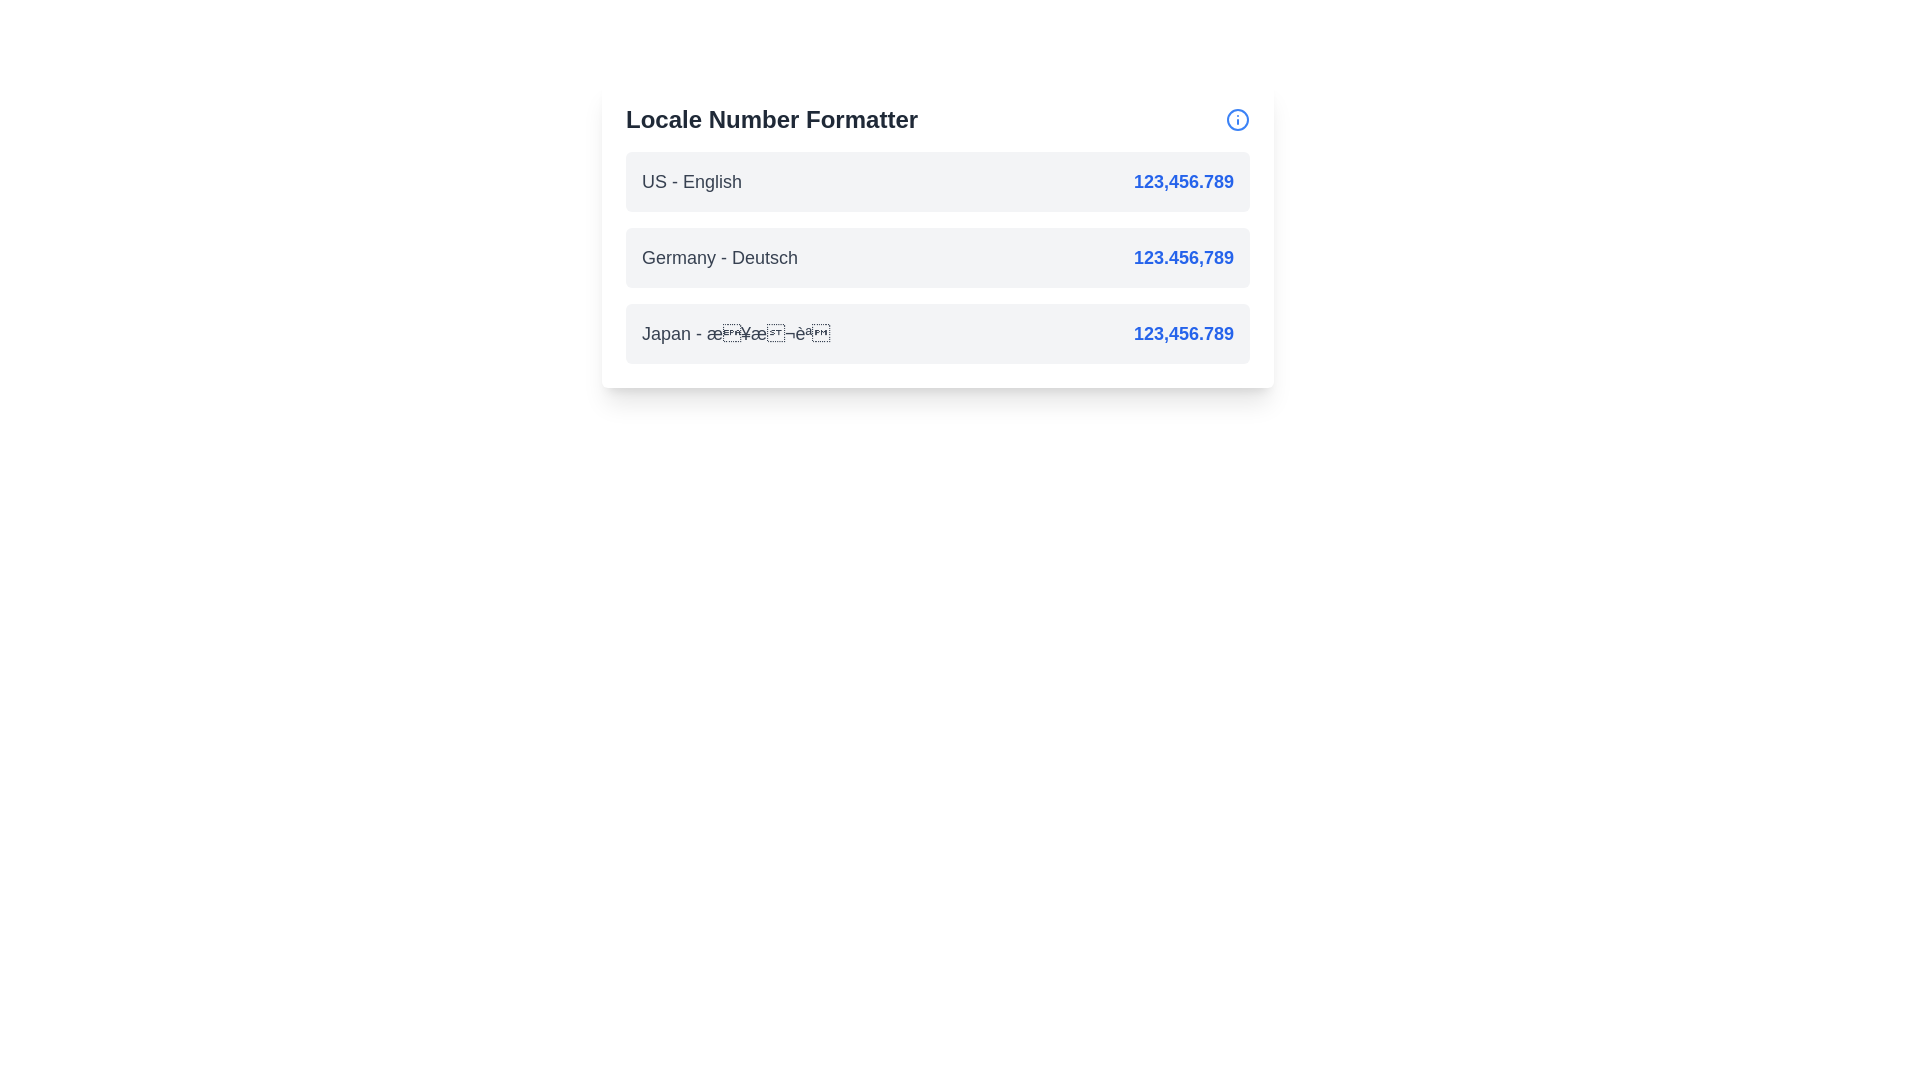 Image resolution: width=1920 pixels, height=1080 pixels. I want to click on the text label displaying 'Japan - 日本語' in gray color, located in the third row under 'Locale Number Formatter', so click(735, 333).